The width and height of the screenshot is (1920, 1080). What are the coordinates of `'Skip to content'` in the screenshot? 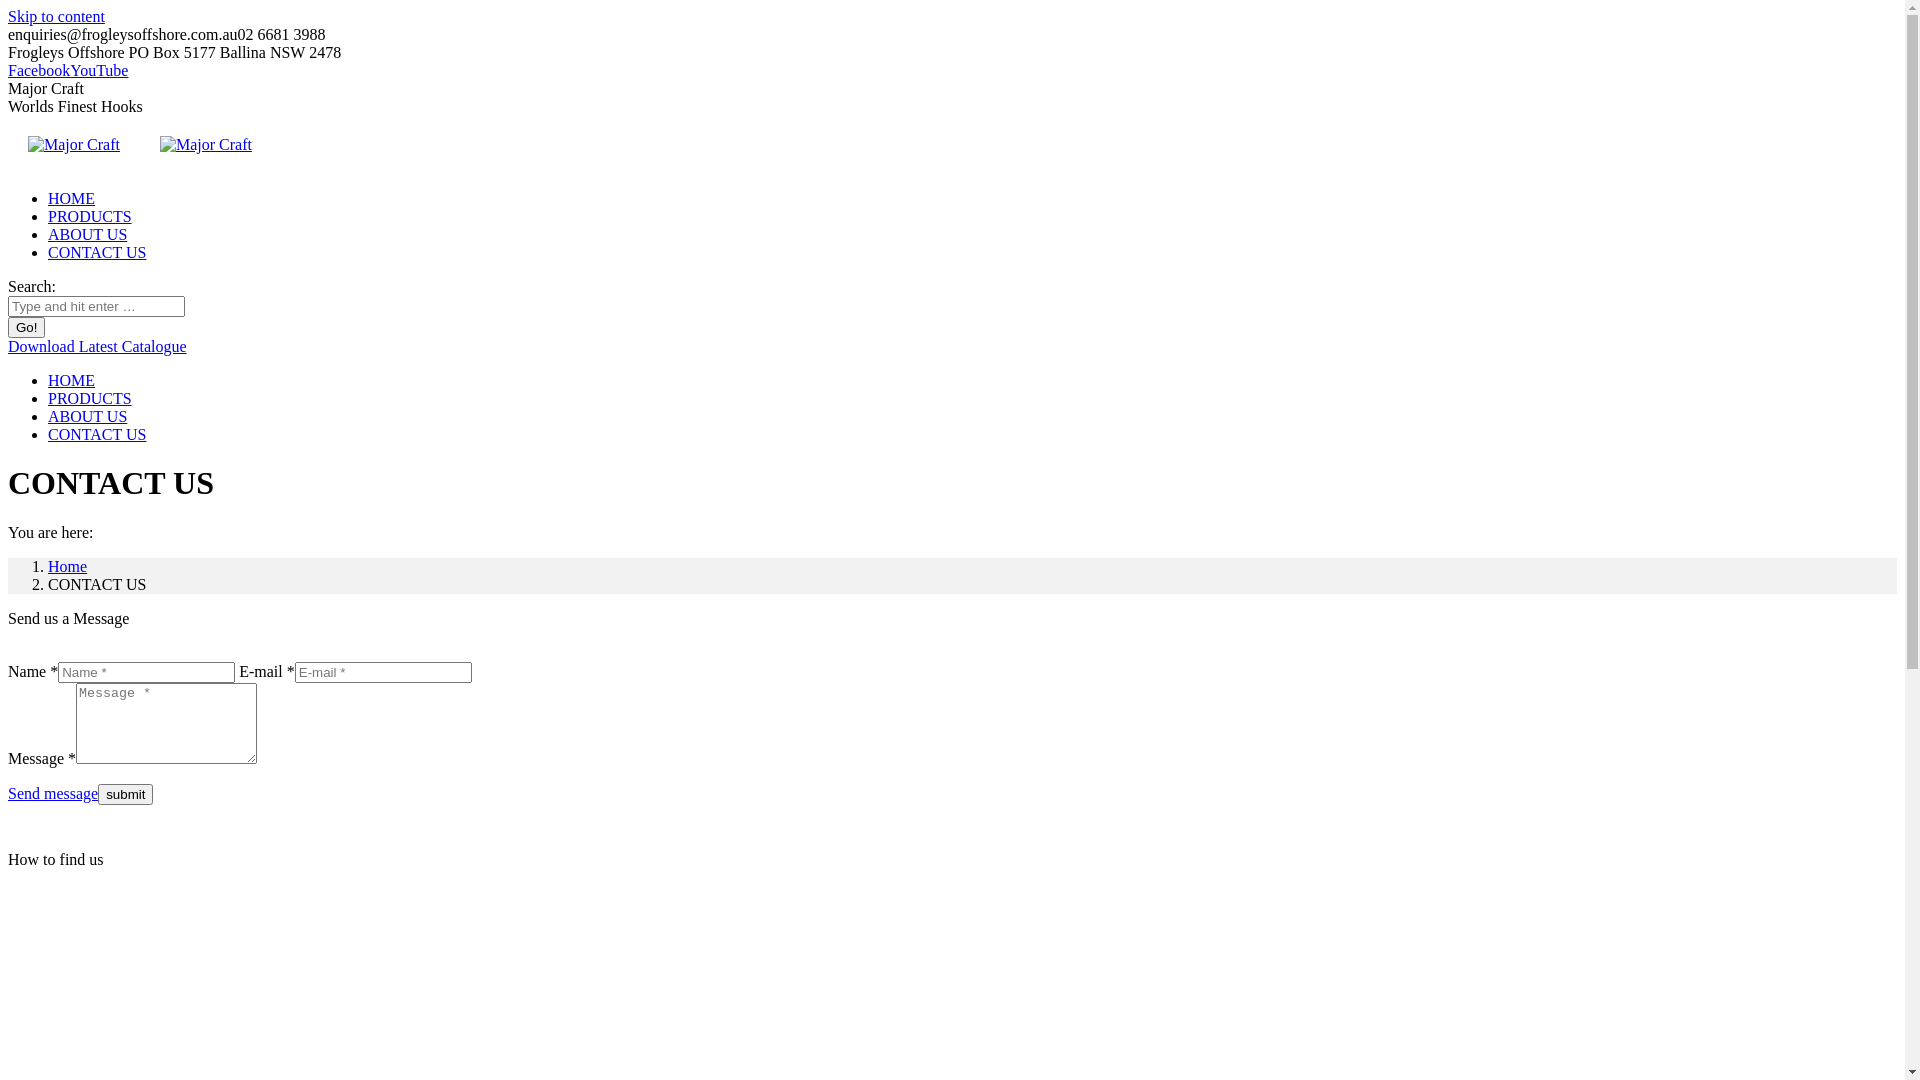 It's located at (8, 16).